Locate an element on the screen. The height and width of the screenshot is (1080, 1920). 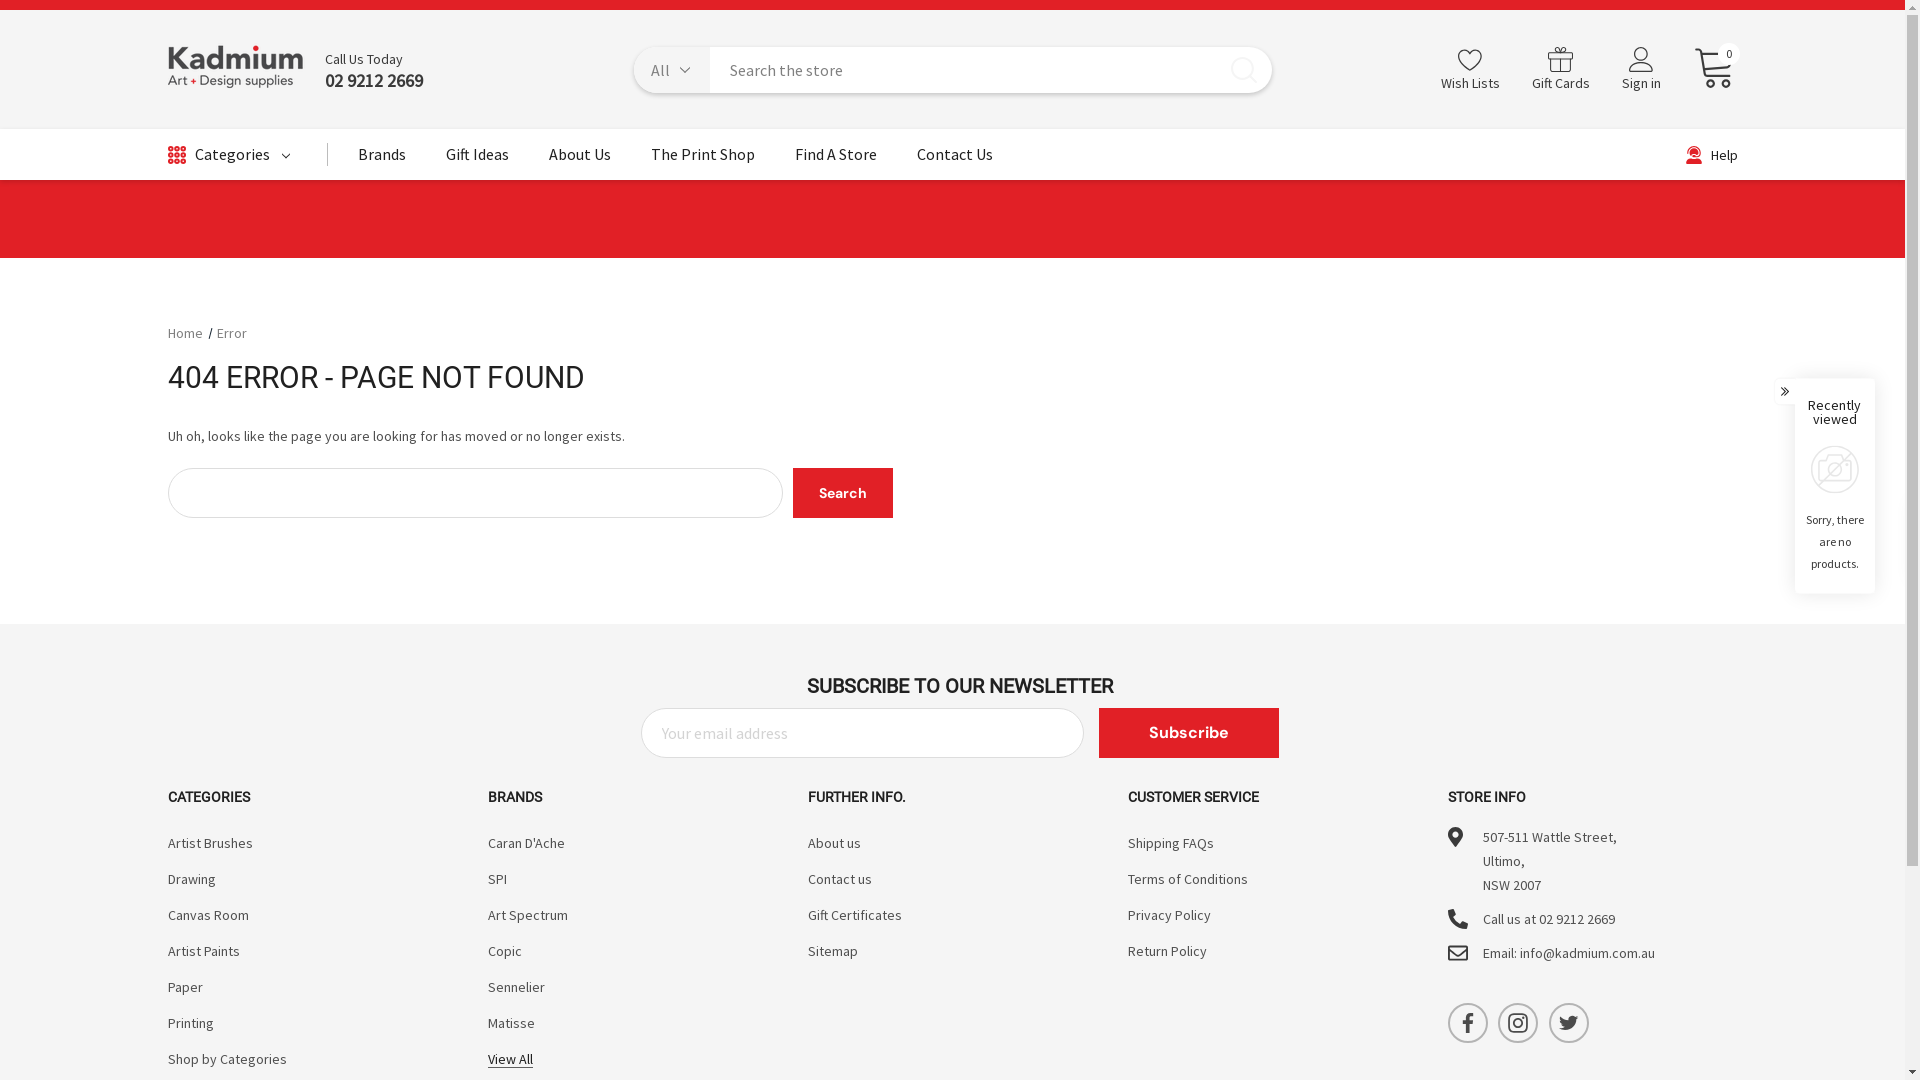
'Terms of Conditions' is located at coordinates (1188, 878).